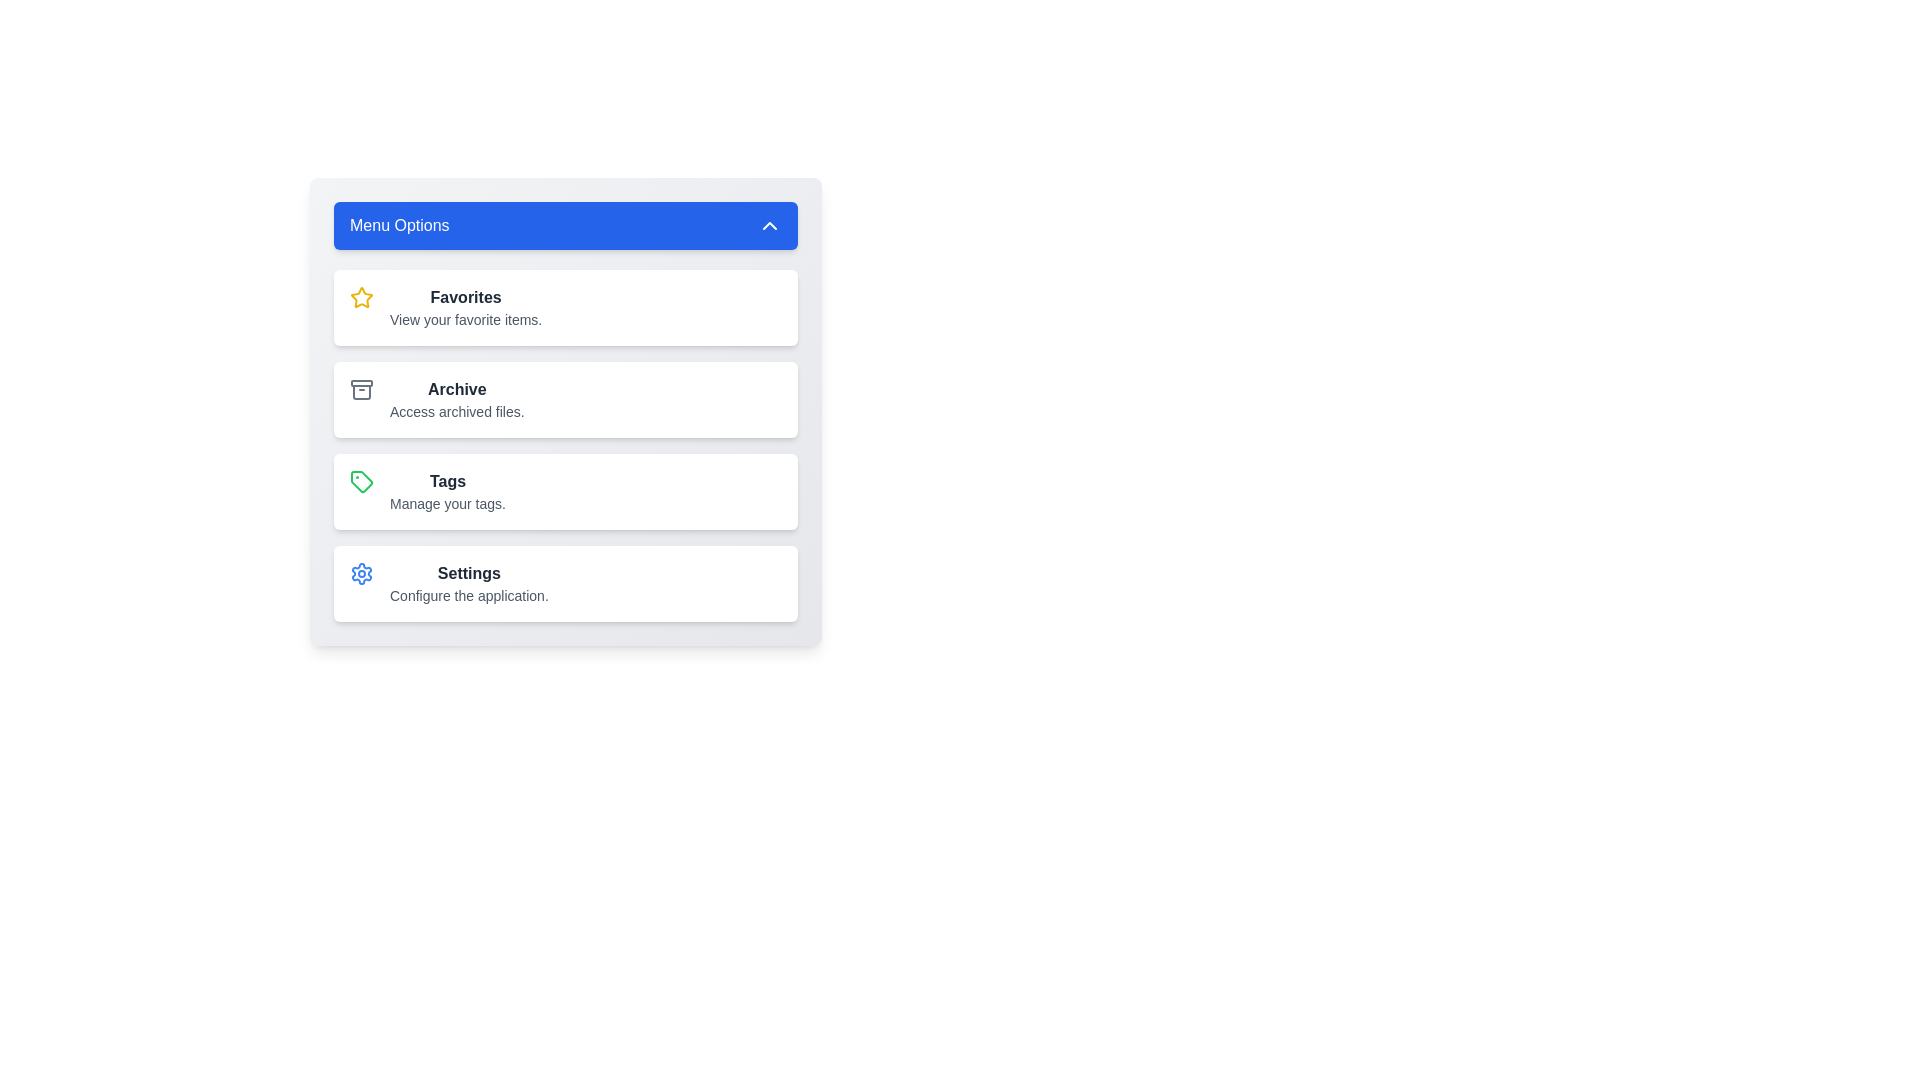  Describe the element at coordinates (446, 482) in the screenshot. I see `the 'Tags' text label, which is a bold and dark title for the subsection 'Manage your tags.'` at that location.